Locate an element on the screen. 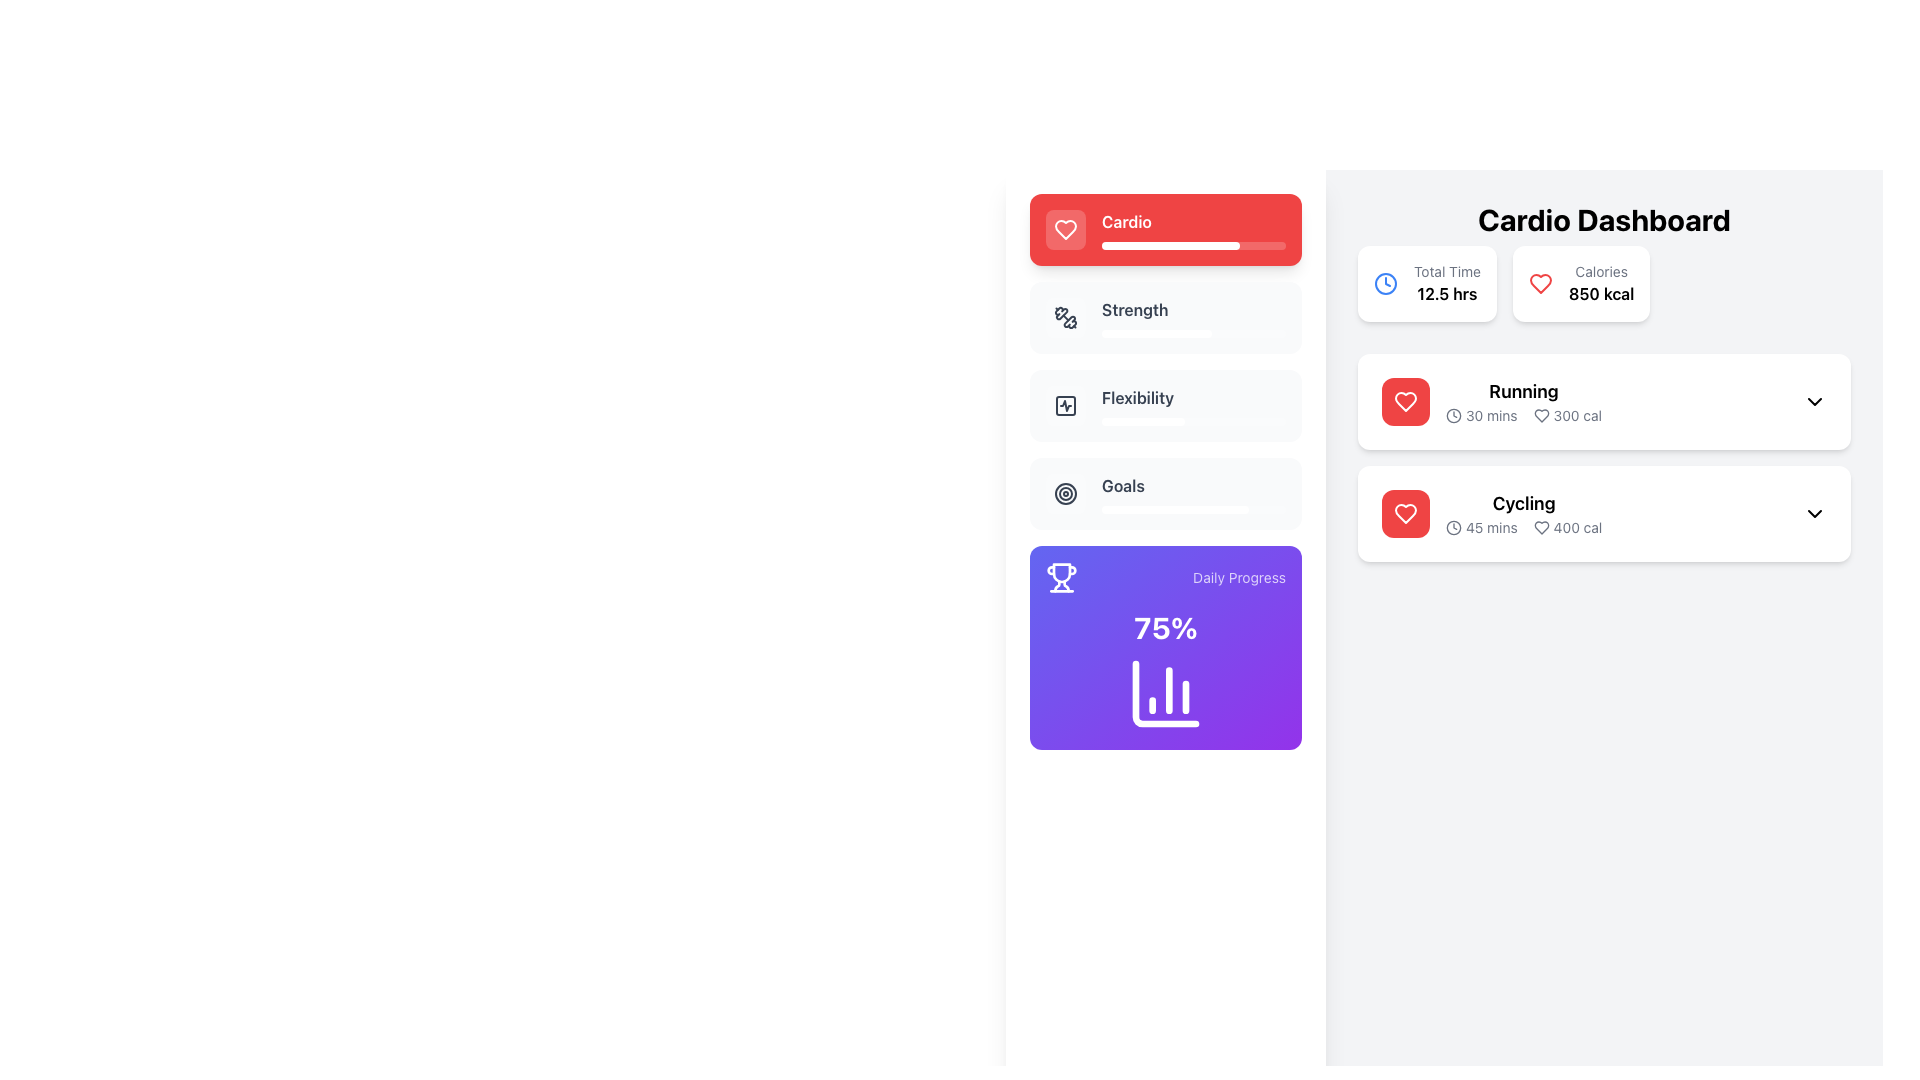 The width and height of the screenshot is (1920, 1080). slim, horizontally stretched progress bar with rounded edges located below the 'Goals' text, which is filled approximately 80% of its width is located at coordinates (1194, 508).